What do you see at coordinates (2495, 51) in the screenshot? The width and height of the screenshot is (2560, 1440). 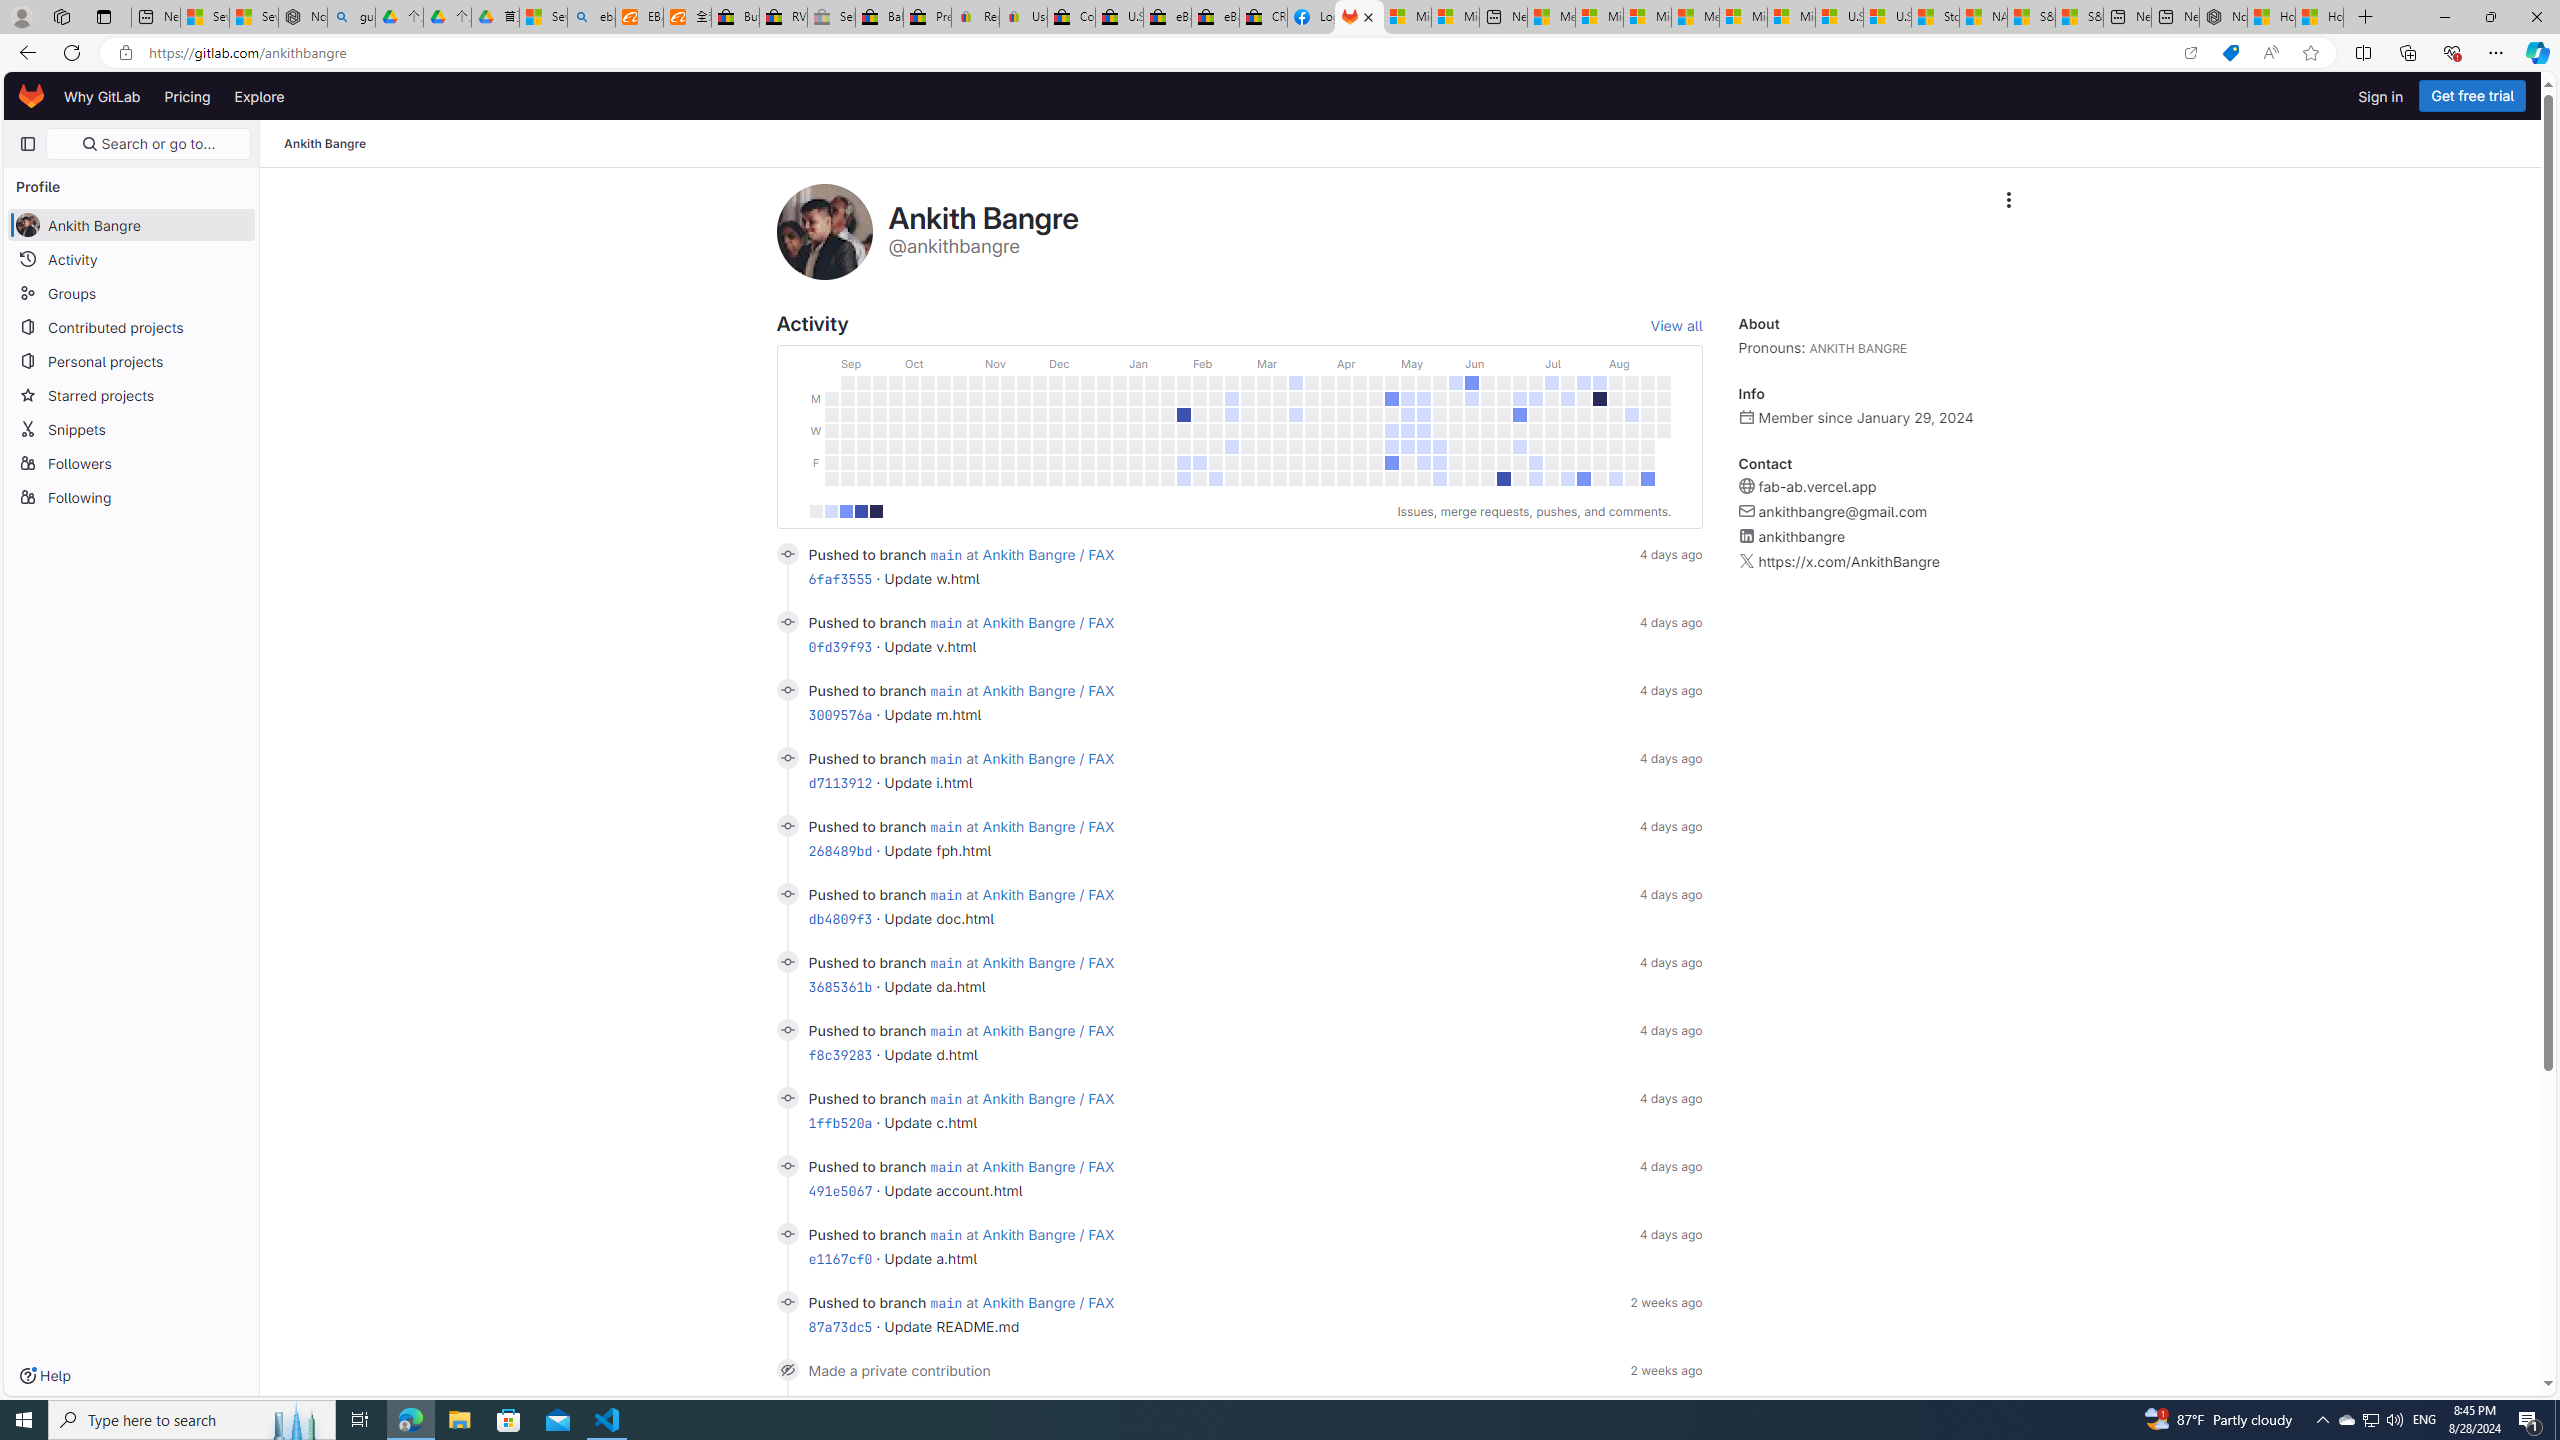 I see `'Settings and more (Alt+F)'` at bounding box center [2495, 51].